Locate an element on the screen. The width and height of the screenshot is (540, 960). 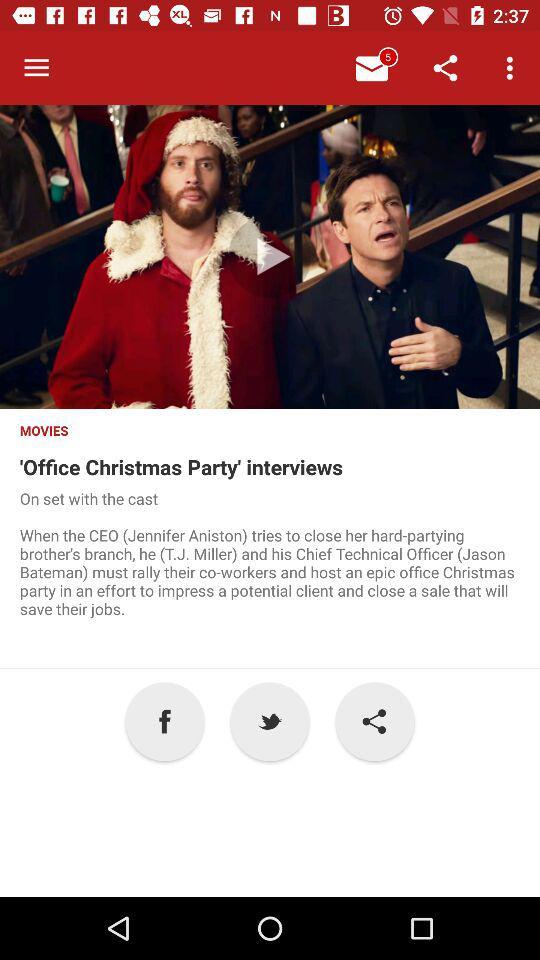
icon next to the ! icon is located at coordinates (270, 720).